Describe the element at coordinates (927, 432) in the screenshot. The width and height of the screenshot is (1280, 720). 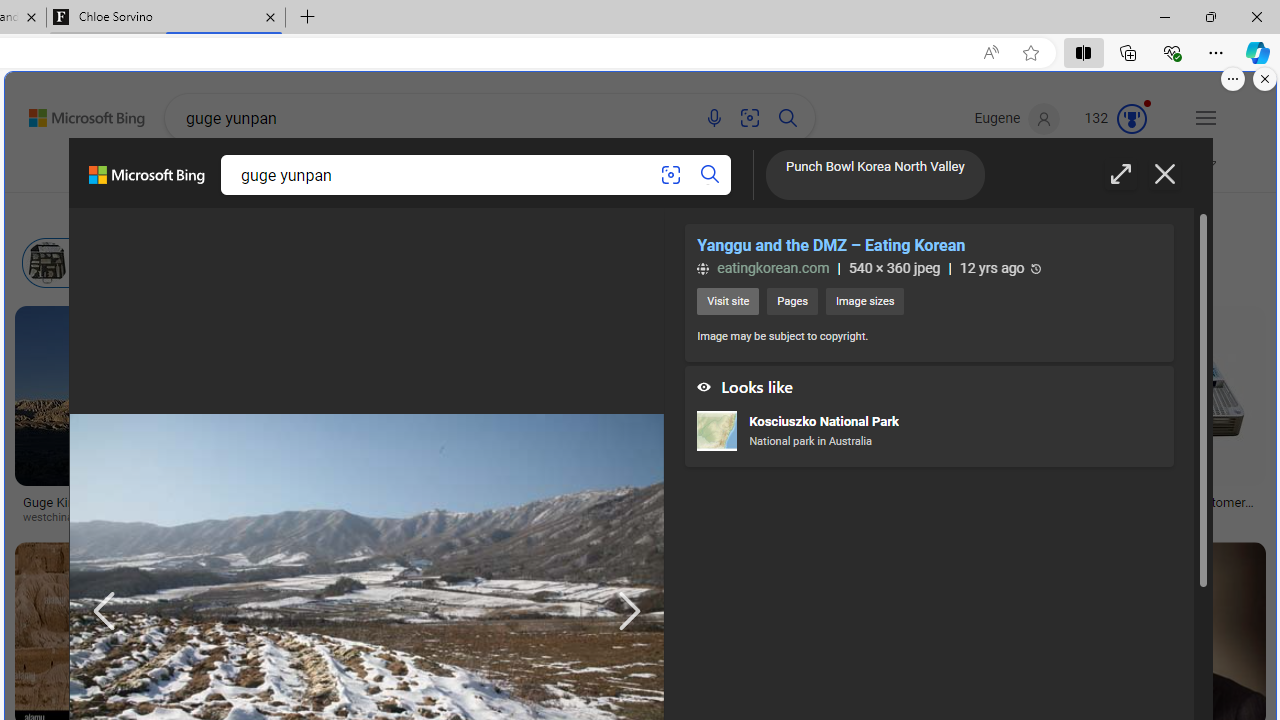
I see `'Kosciuszko National ParkNational park in Australia'` at that location.